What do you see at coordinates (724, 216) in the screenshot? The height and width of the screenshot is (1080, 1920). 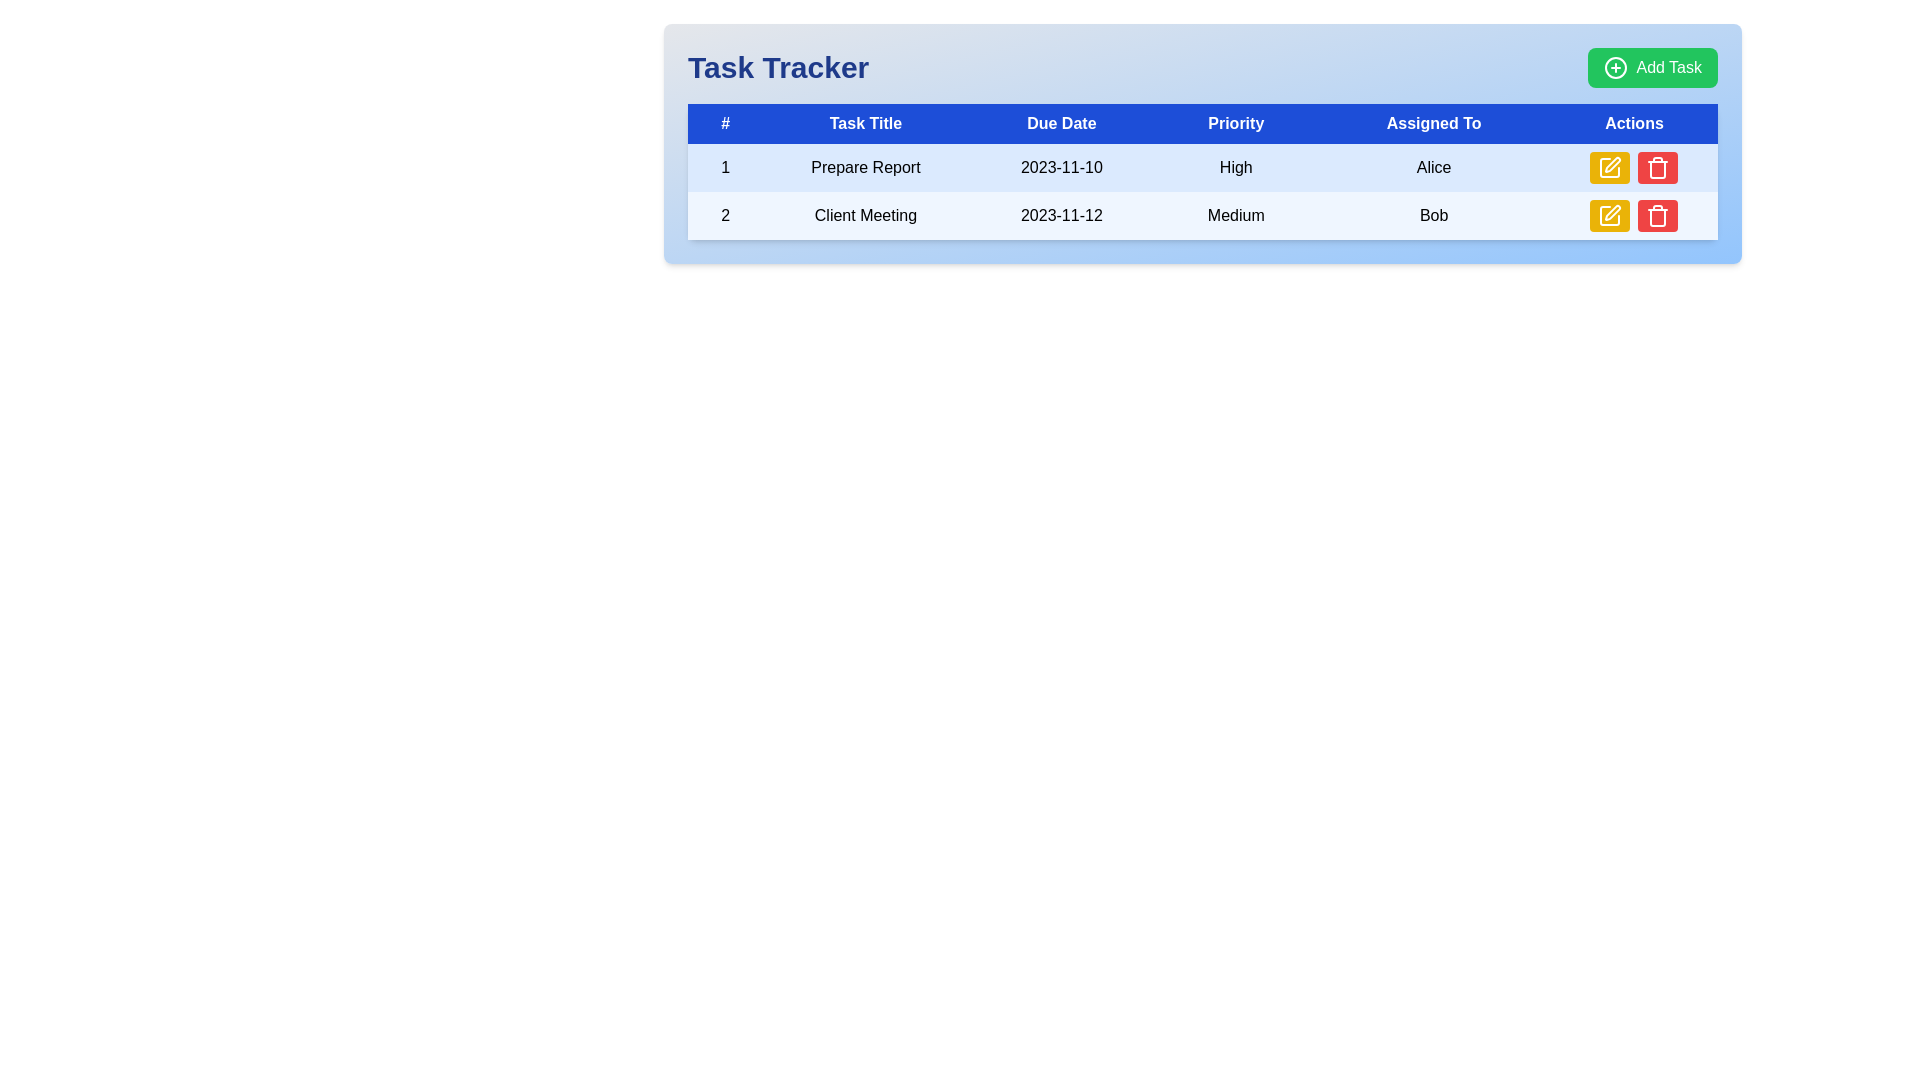 I see `number '2' displayed in the leftmost cell of the second row in the data table for the task 'Client Meeting'` at bounding box center [724, 216].